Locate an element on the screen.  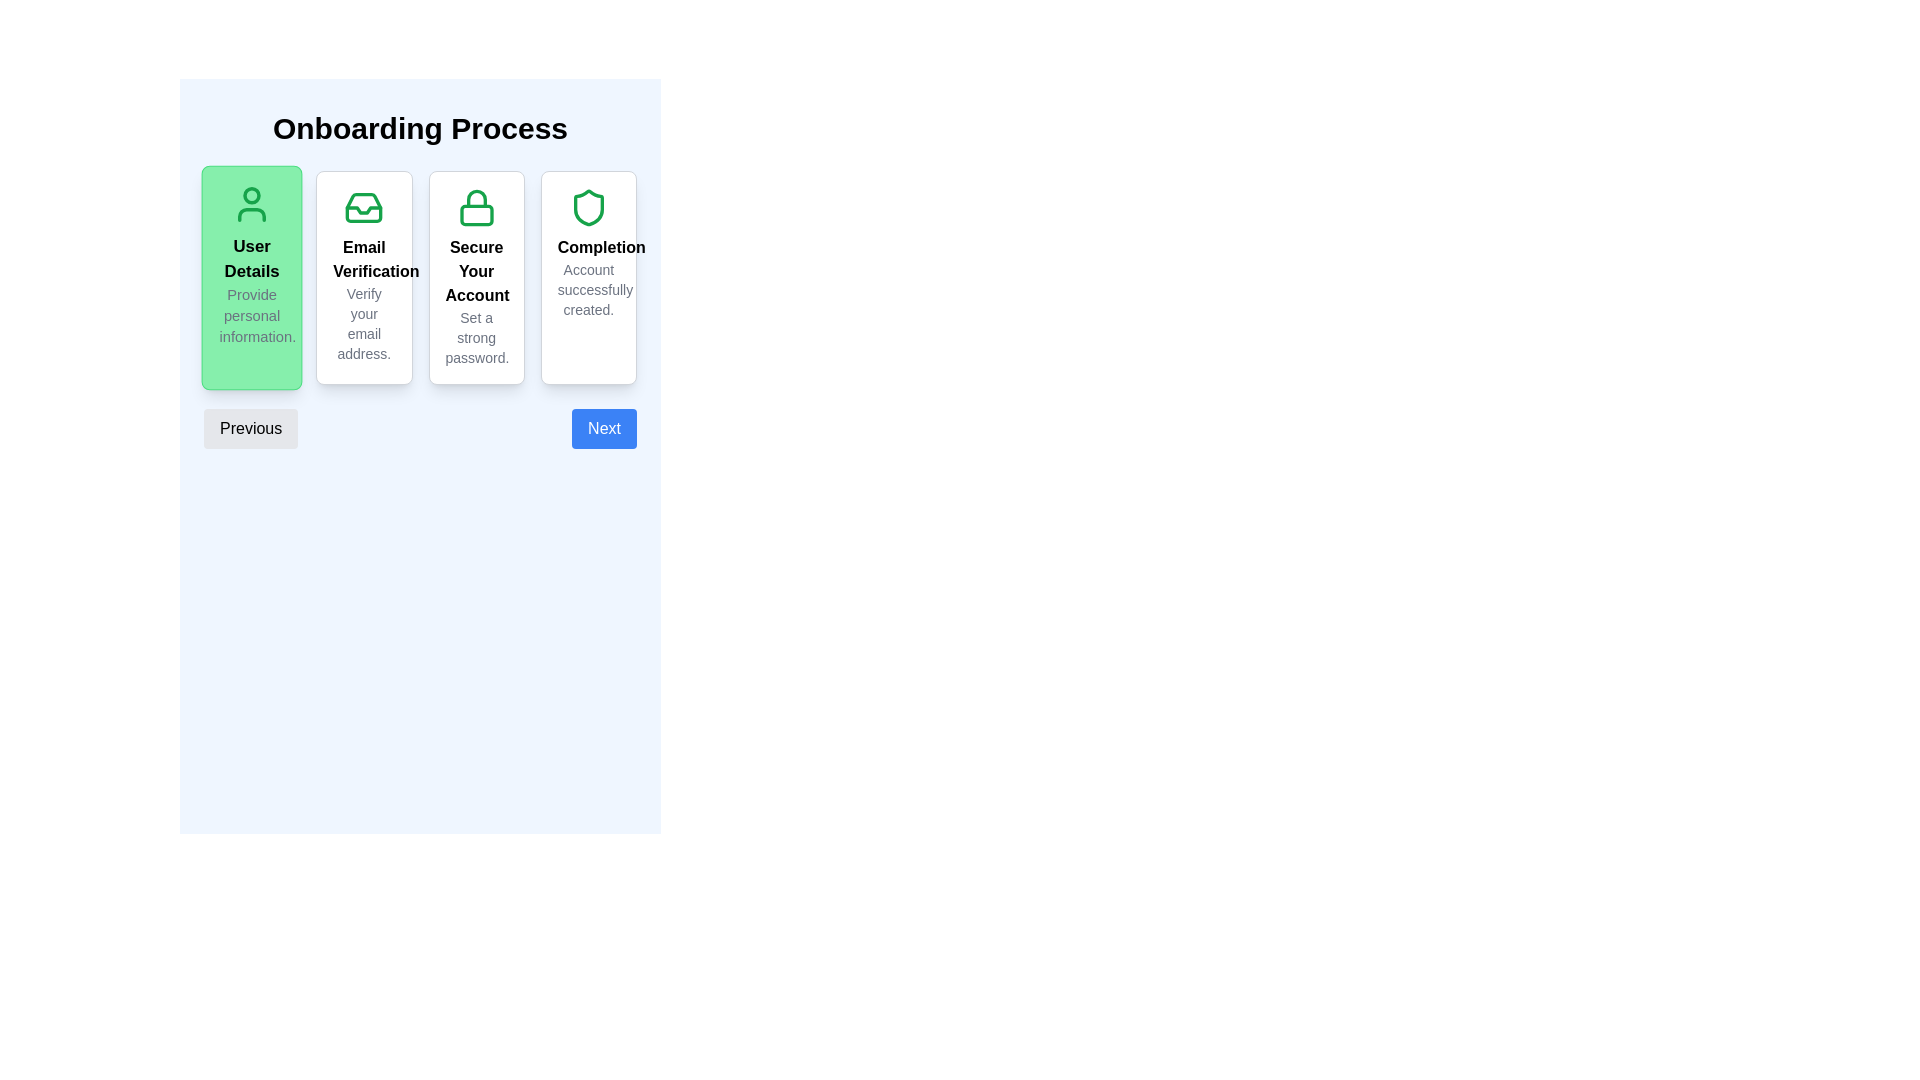
the fourth informational card that indicates 'Account successfully created.' in a horizontal series of four cards is located at coordinates (587, 277).